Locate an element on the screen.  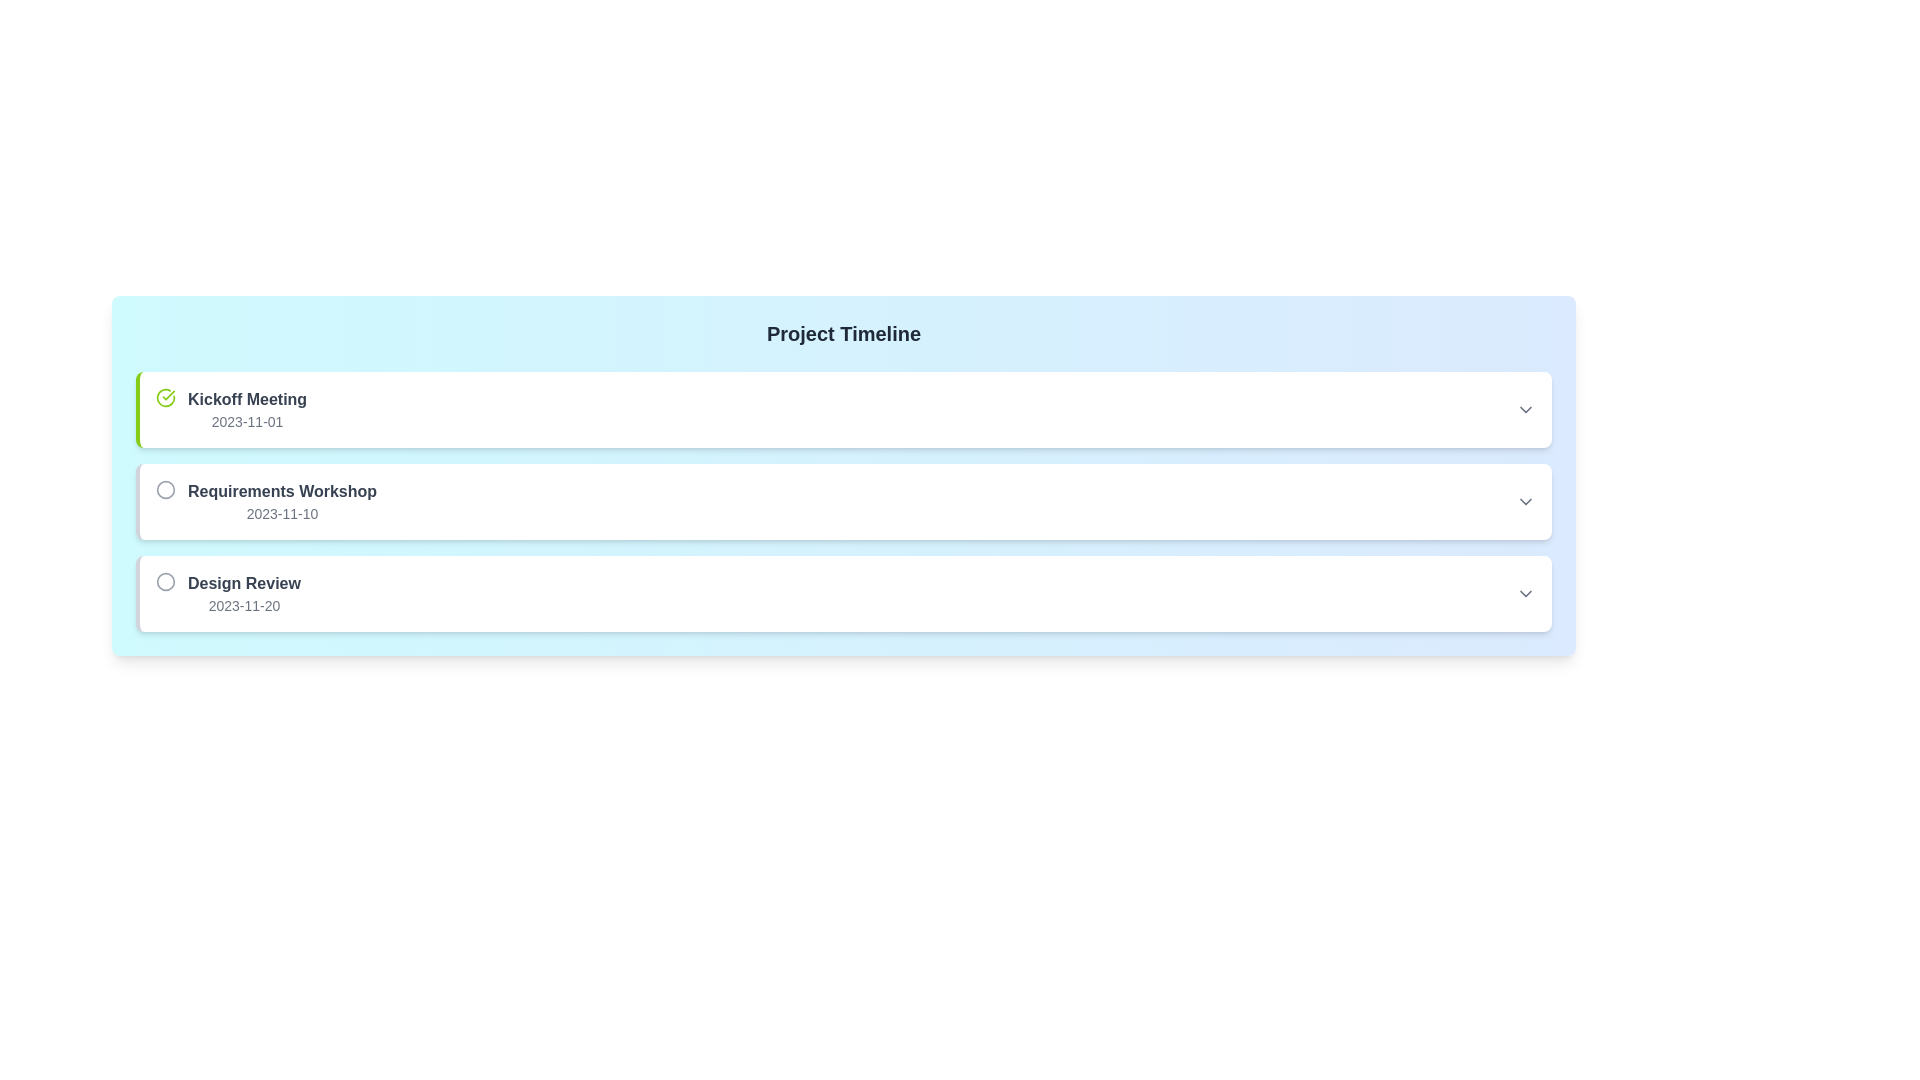
the third list item labeled 'Design Review' is located at coordinates (845, 593).